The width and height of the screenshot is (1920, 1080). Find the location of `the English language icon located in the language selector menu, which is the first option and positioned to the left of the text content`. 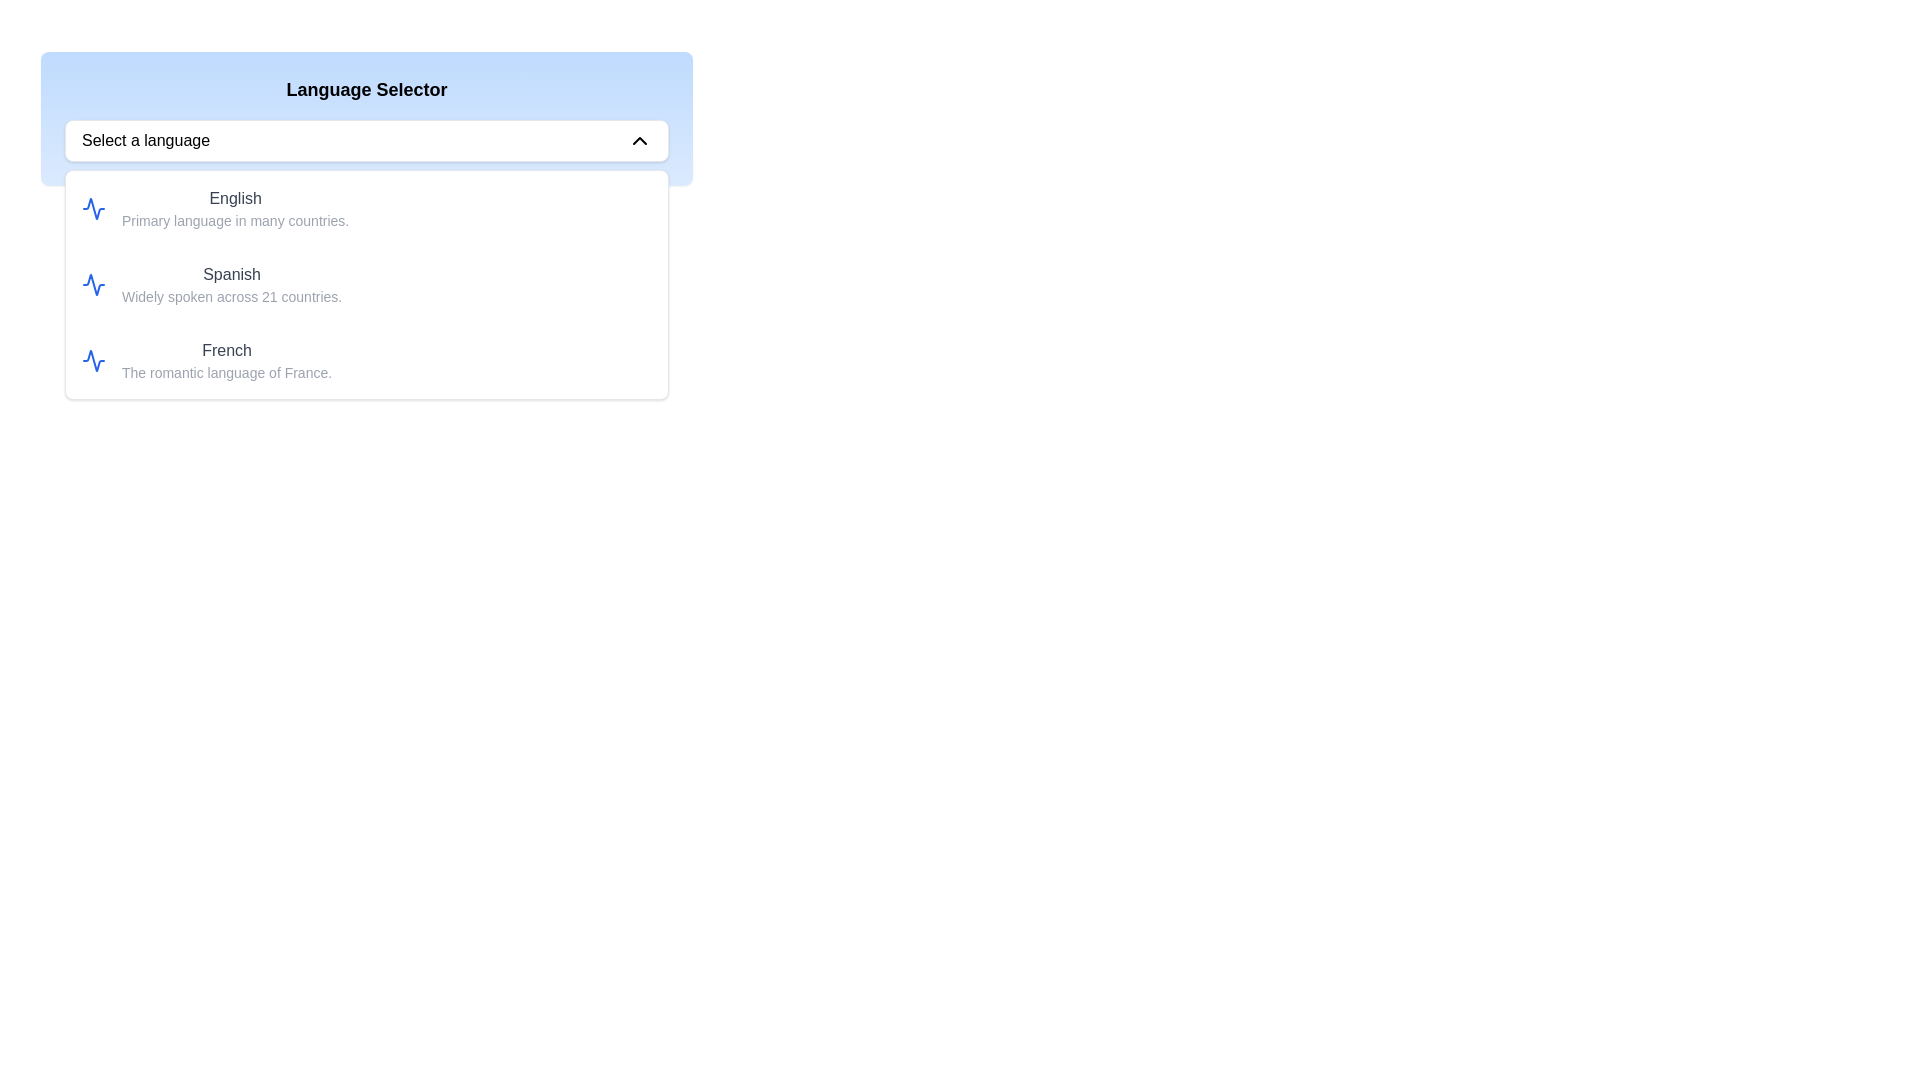

the English language icon located in the language selector menu, which is the first option and positioned to the left of the text content is located at coordinates (93, 208).